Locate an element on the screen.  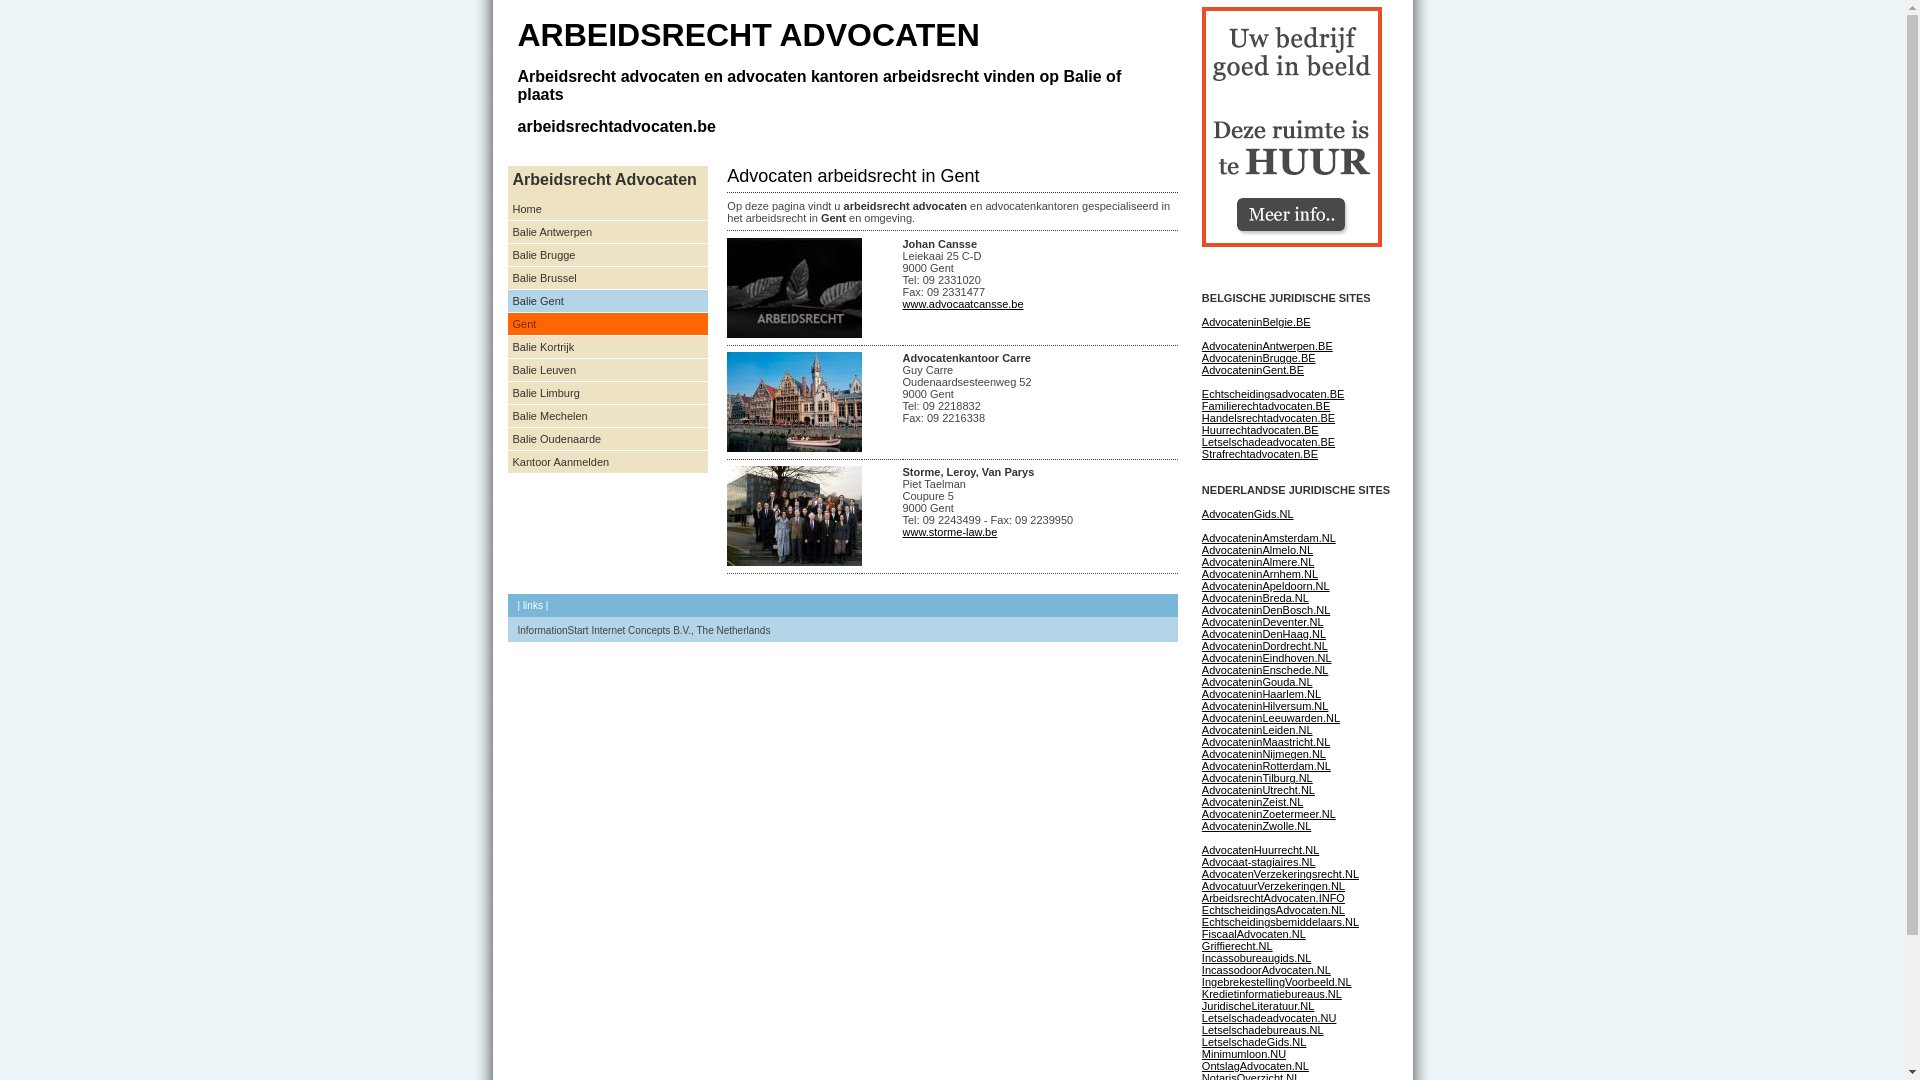
'Kantoor Aanmelden' is located at coordinates (607, 462).